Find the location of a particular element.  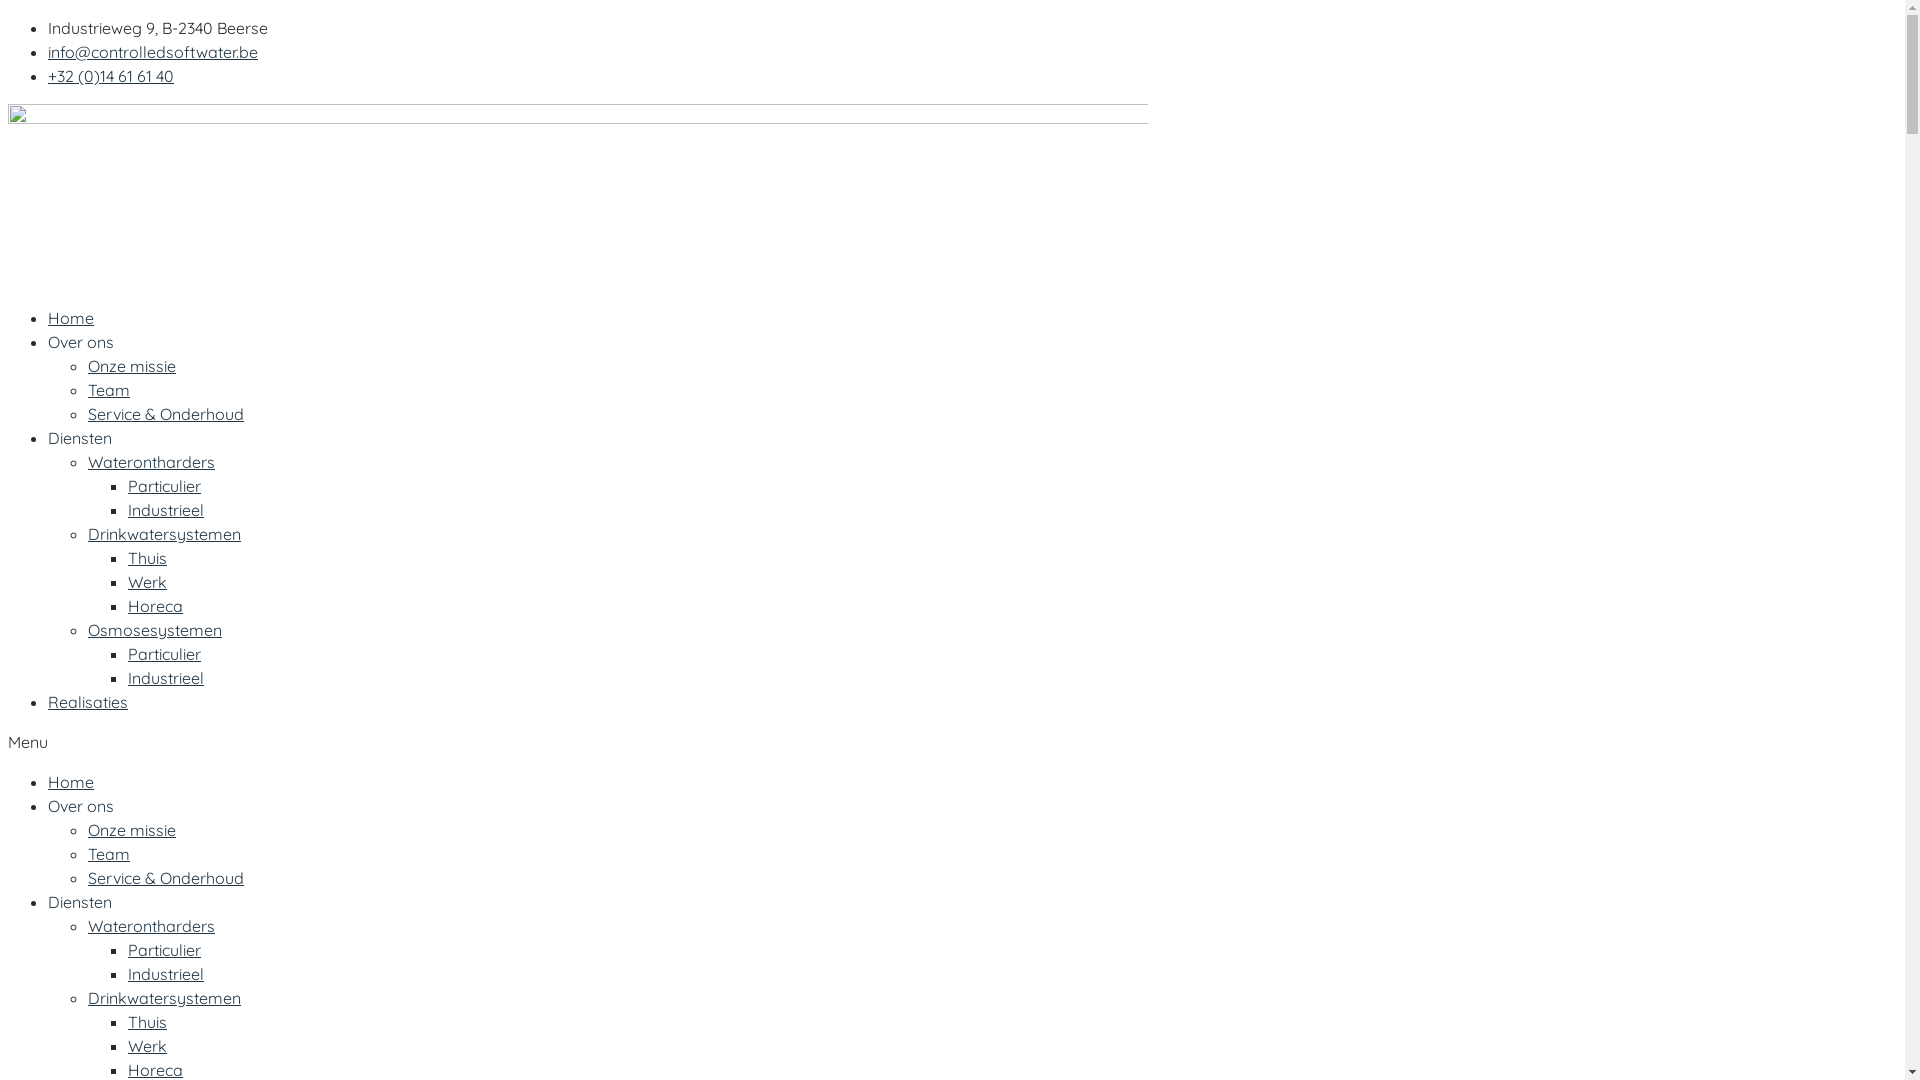

'Home' is located at coordinates (71, 316).